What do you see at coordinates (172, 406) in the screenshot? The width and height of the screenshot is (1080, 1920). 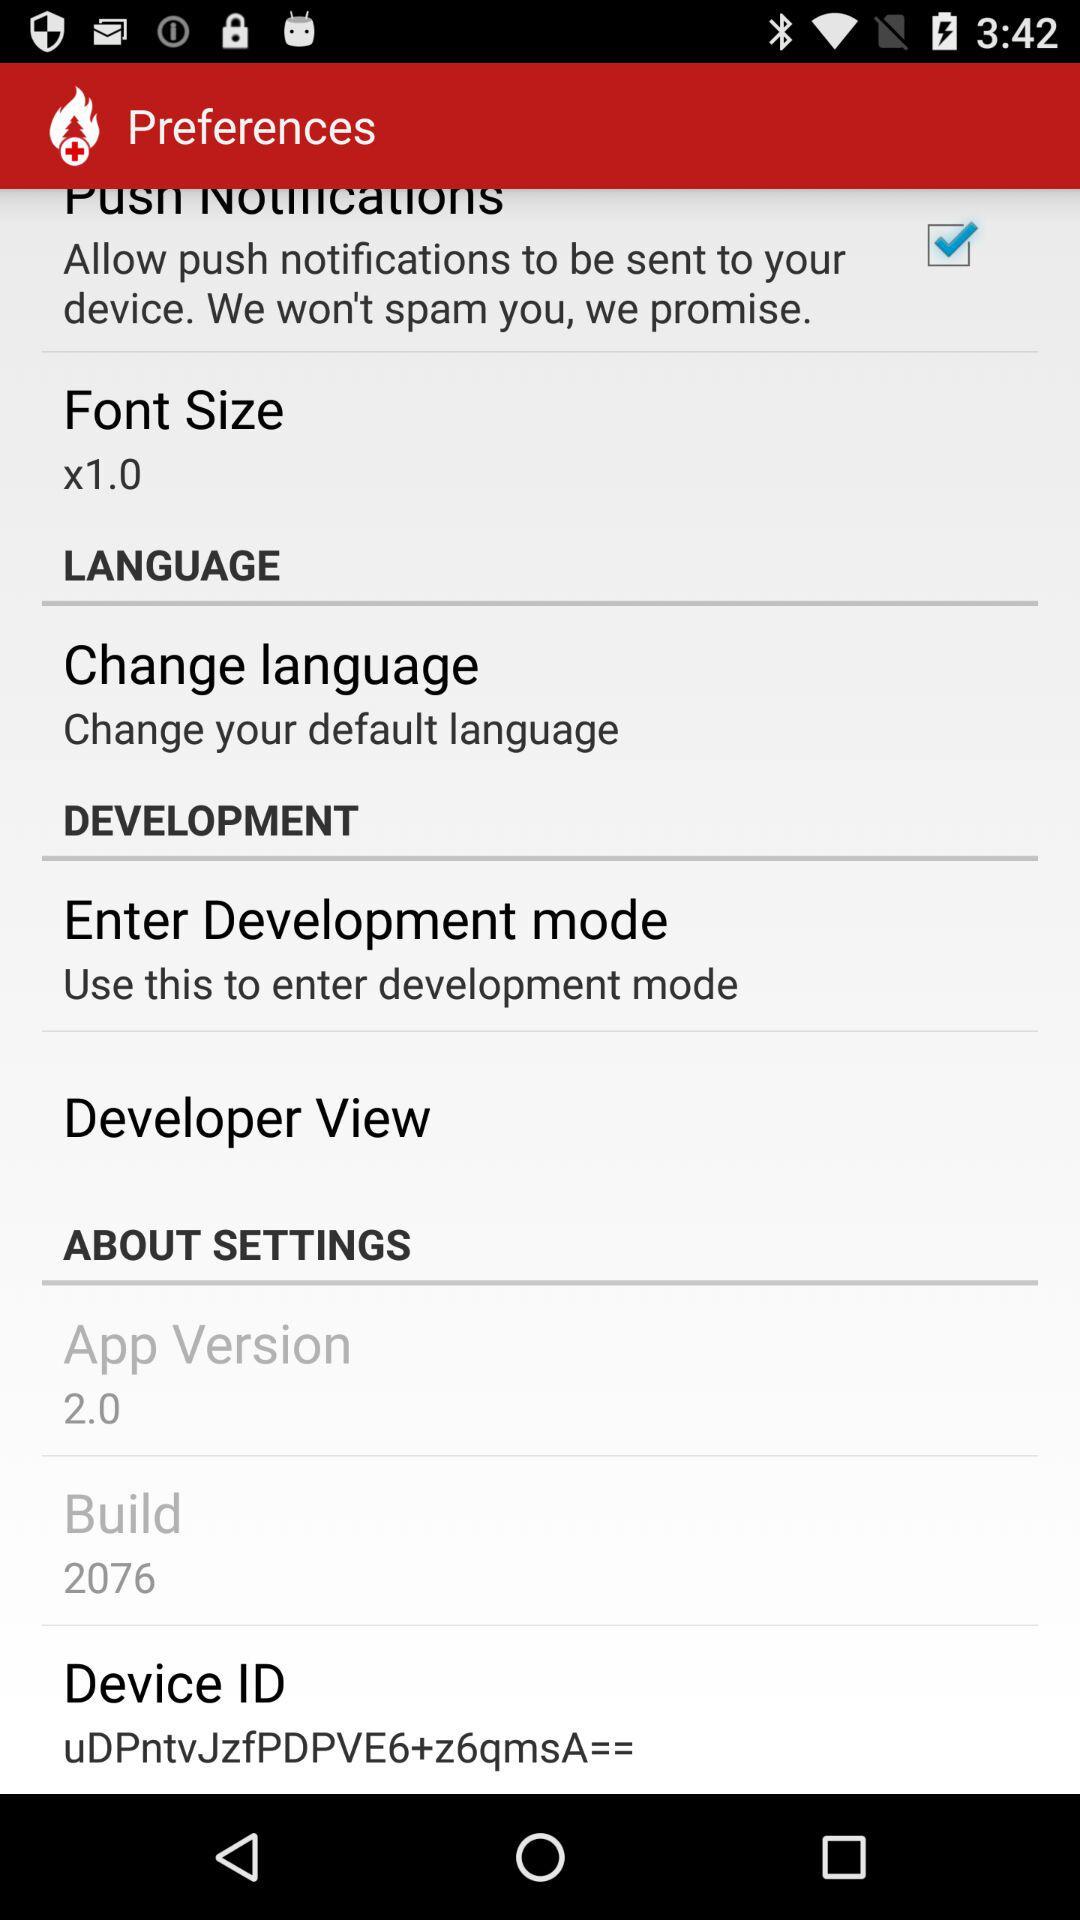 I see `the item above the x1.0` at bounding box center [172, 406].